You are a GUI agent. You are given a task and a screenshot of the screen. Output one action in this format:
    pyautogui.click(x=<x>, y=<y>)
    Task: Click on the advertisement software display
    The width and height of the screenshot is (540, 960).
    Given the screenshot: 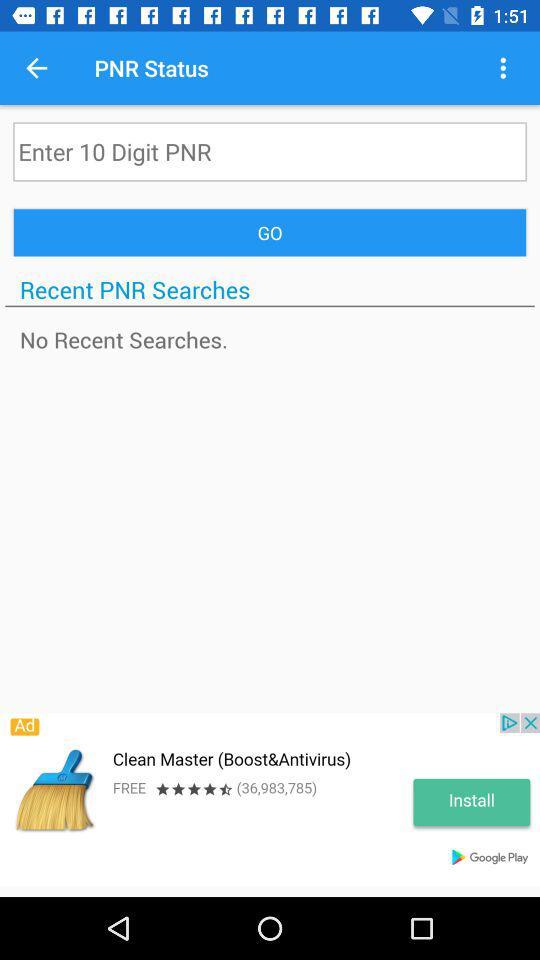 What is the action you would take?
    pyautogui.click(x=270, y=799)
    